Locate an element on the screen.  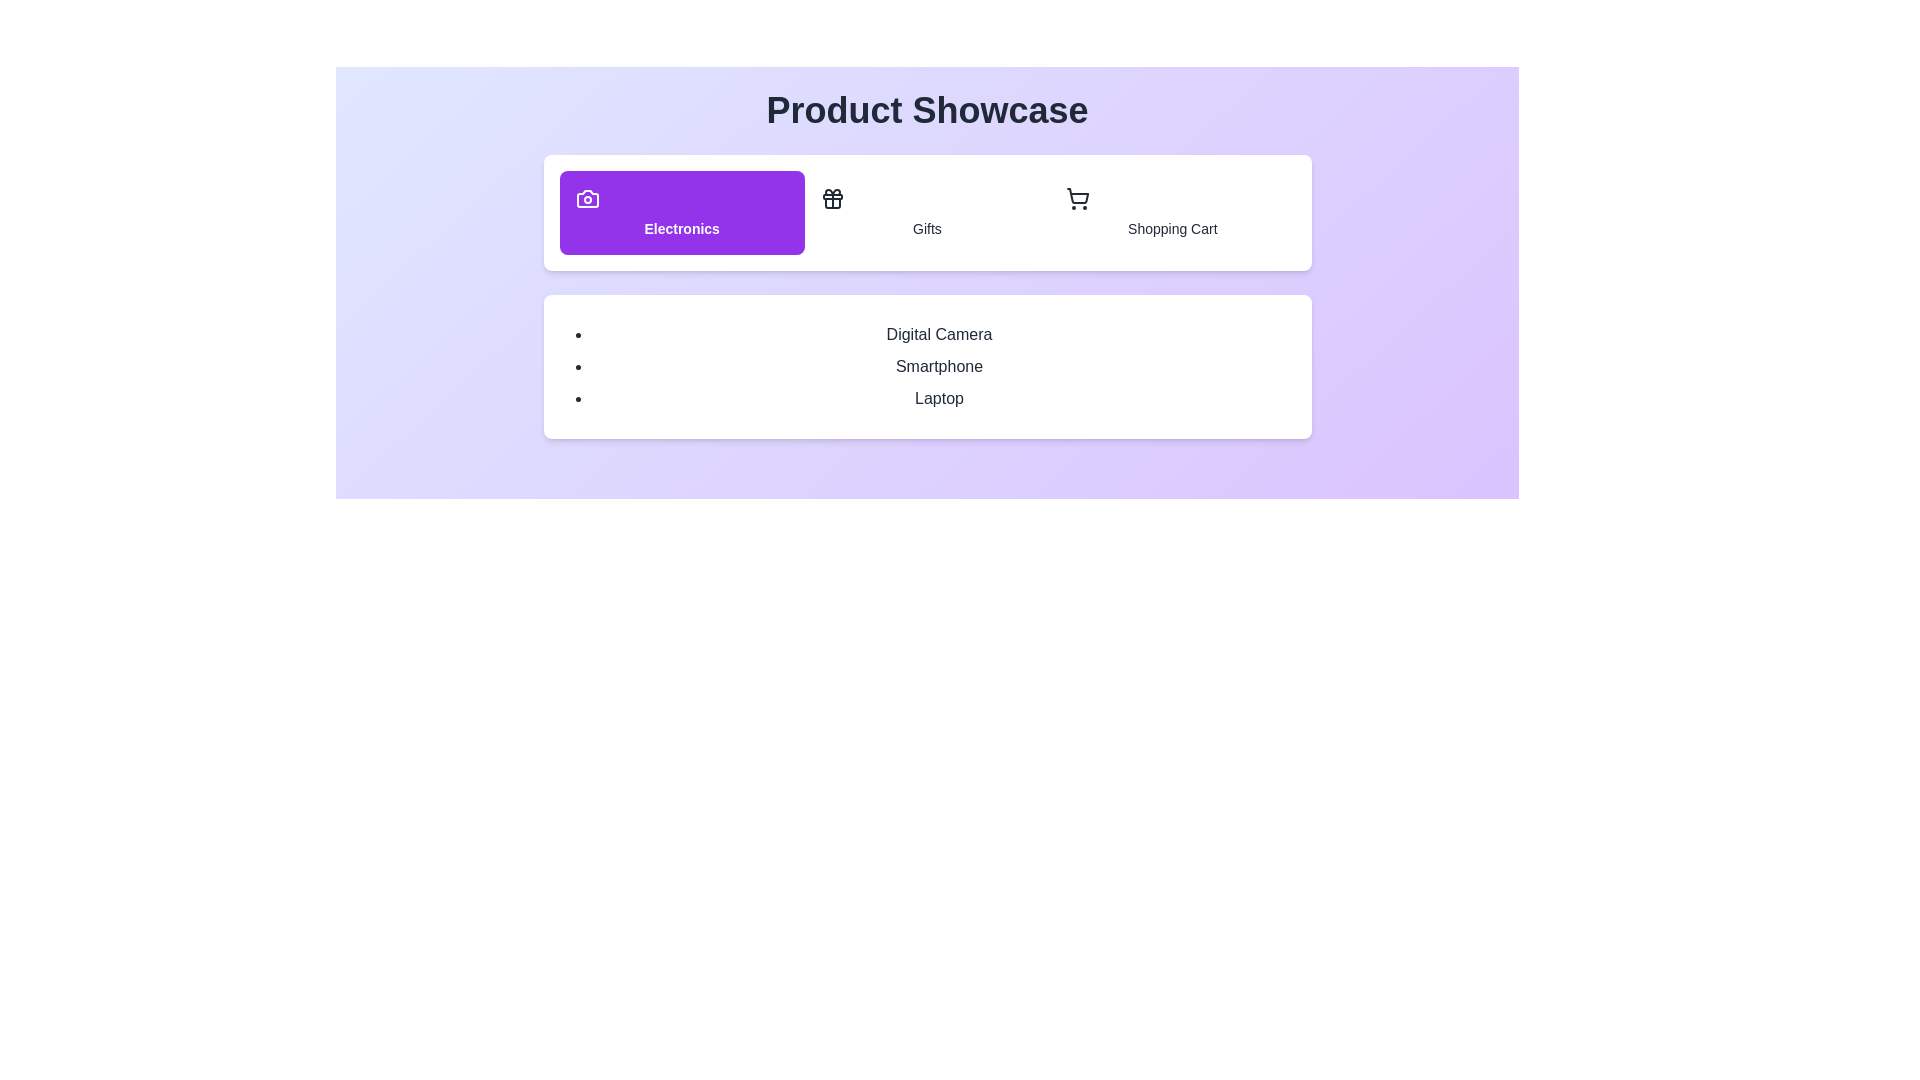
the text element displaying 'Smartphone', which is the second item in the vertically arranged list under the 'Electronics' section is located at coordinates (938, 366).